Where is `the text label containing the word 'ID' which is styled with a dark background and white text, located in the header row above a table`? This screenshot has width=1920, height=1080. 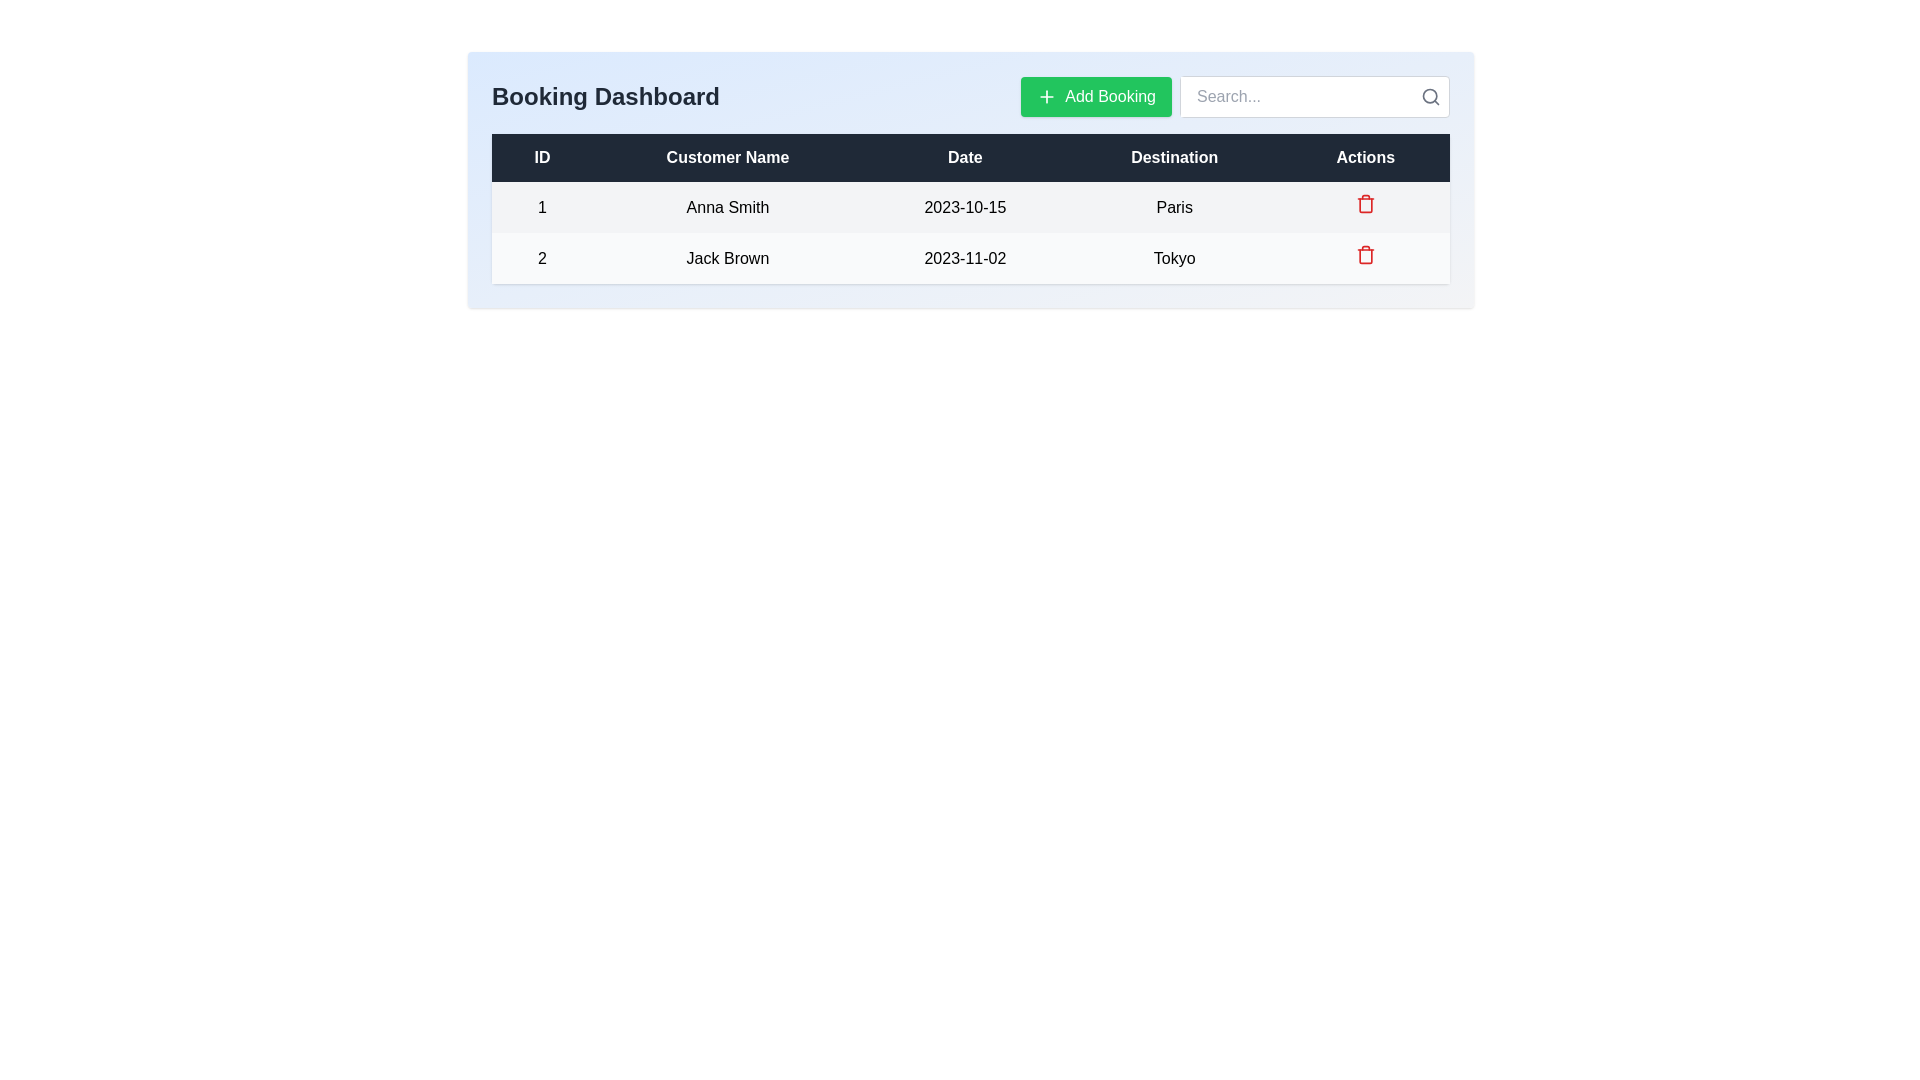 the text label containing the word 'ID' which is styled with a dark background and white text, located in the header row above a table is located at coordinates (542, 157).